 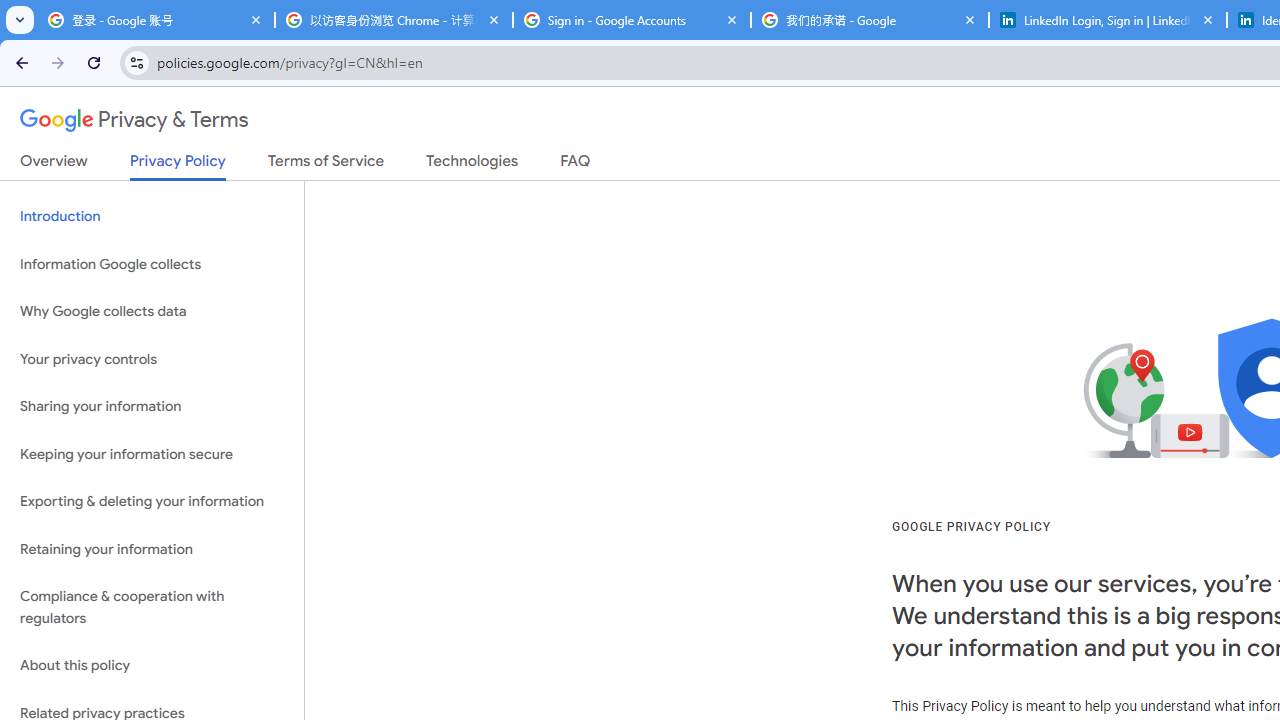 I want to click on 'Retaining your information', so click(x=151, y=549).